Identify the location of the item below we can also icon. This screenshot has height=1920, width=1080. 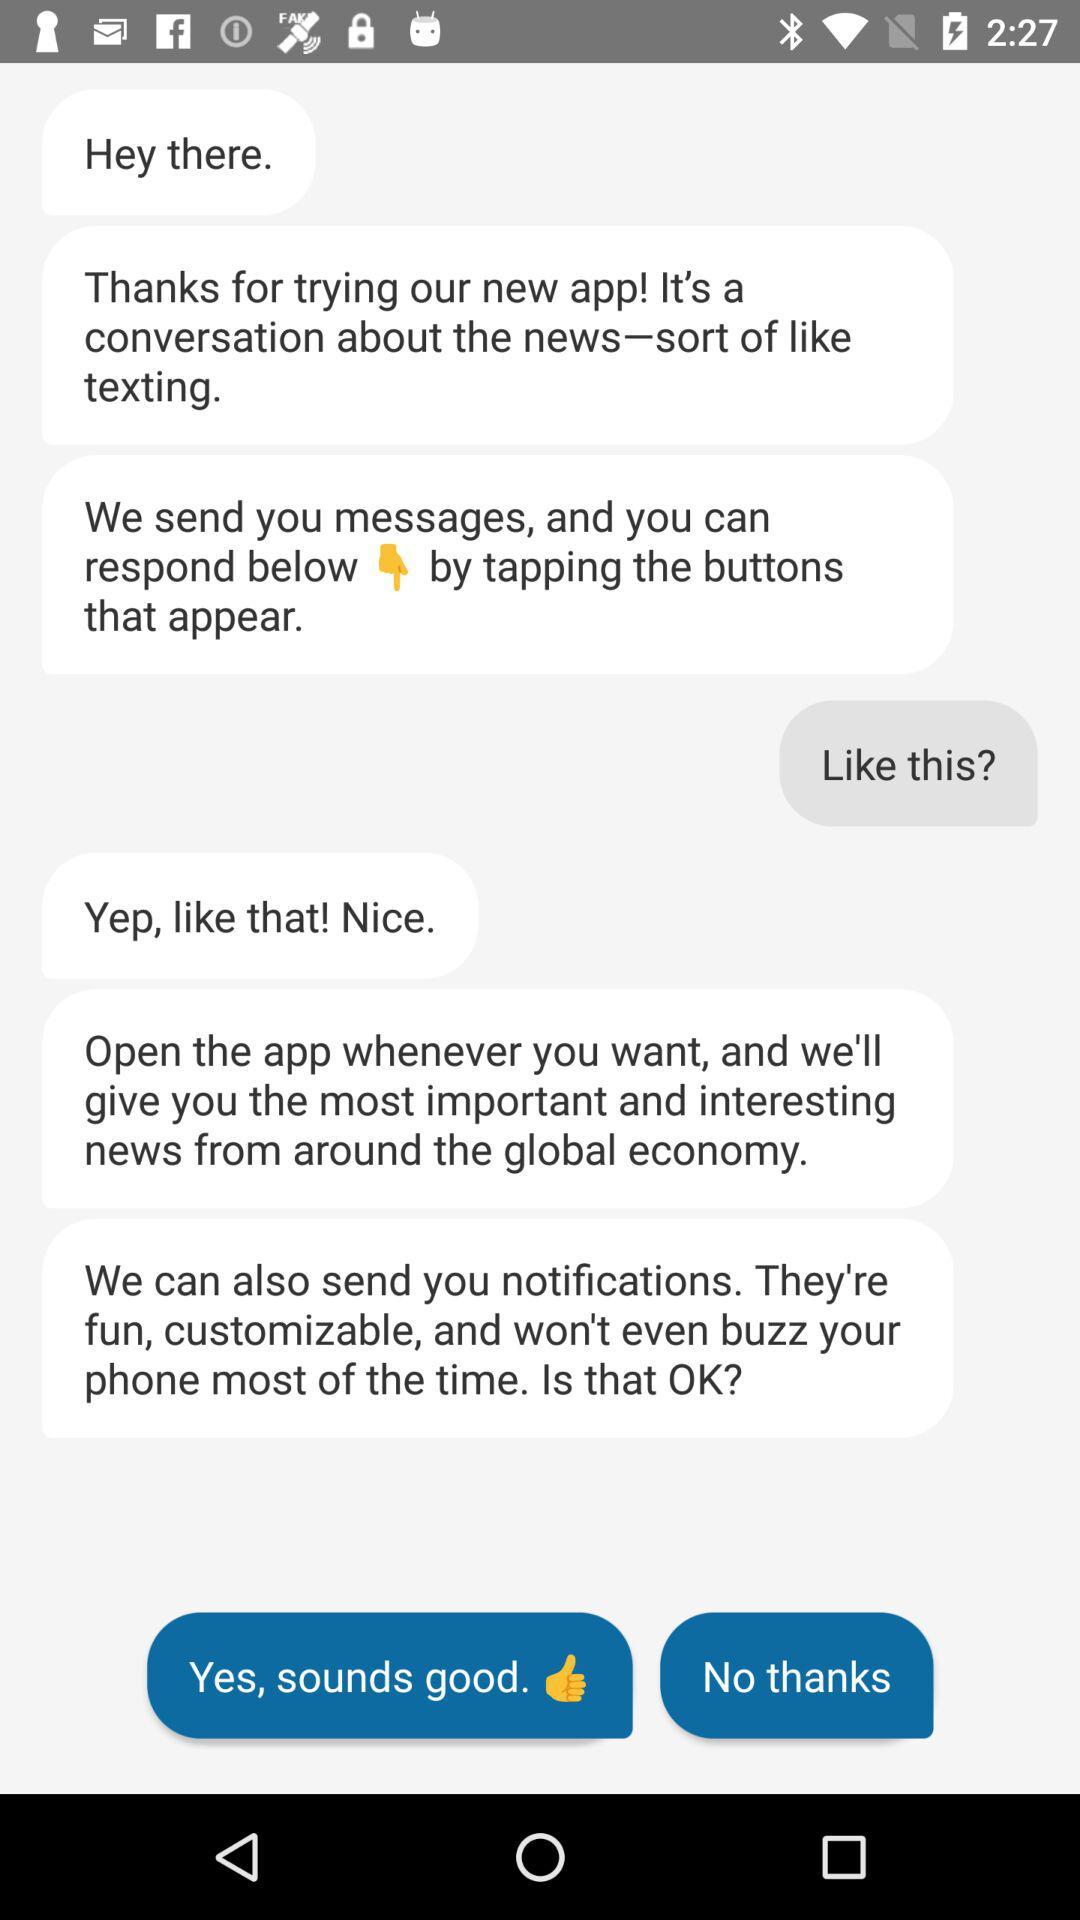
(389, 1675).